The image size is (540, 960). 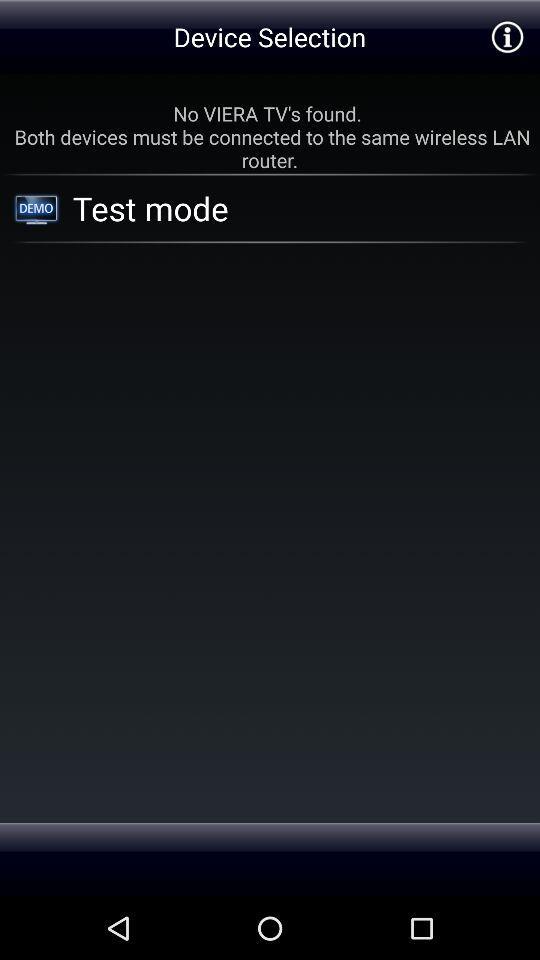 I want to click on additional information, so click(x=507, y=35).